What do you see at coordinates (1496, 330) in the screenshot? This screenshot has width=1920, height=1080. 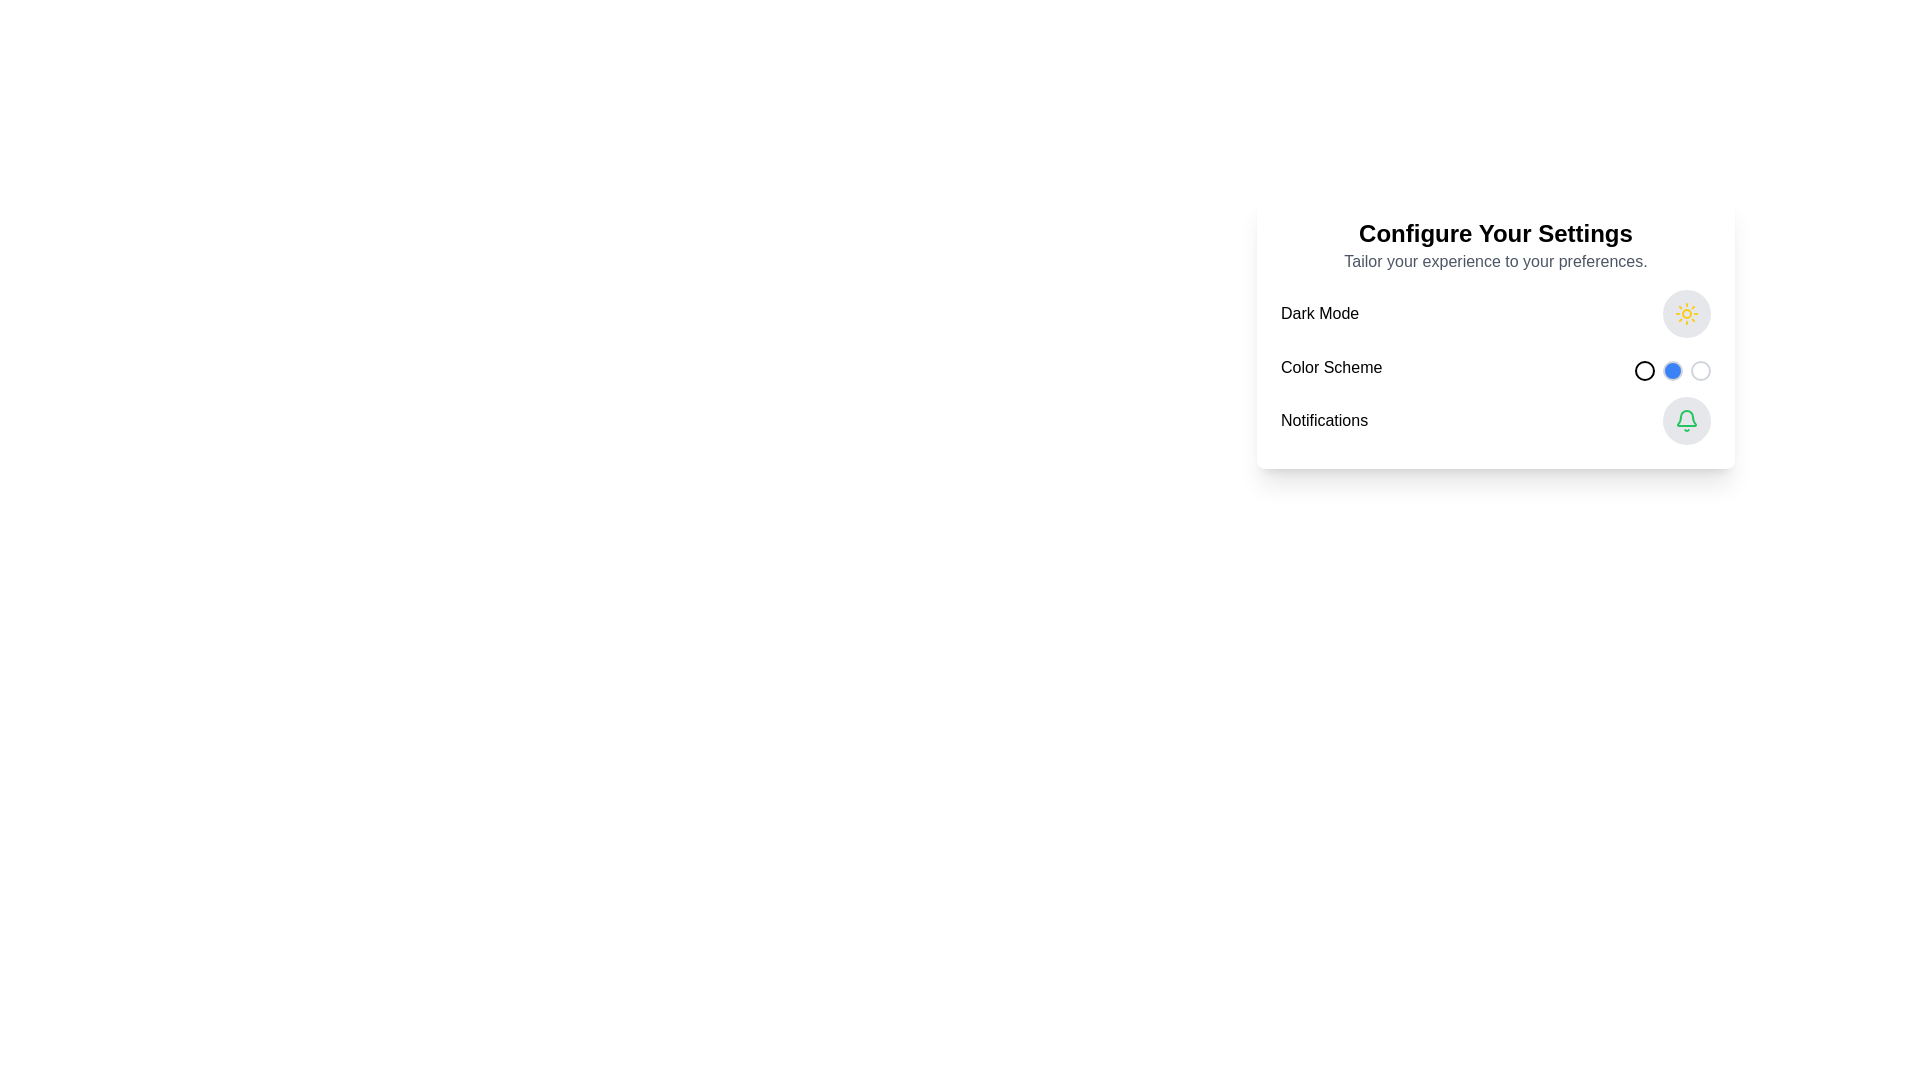 I see `the interactive options or headings within the card-like section titled 'Configure Your Settings', which includes 'Dark Mode', 'Color Scheme', and 'Notifications'` at bounding box center [1496, 330].